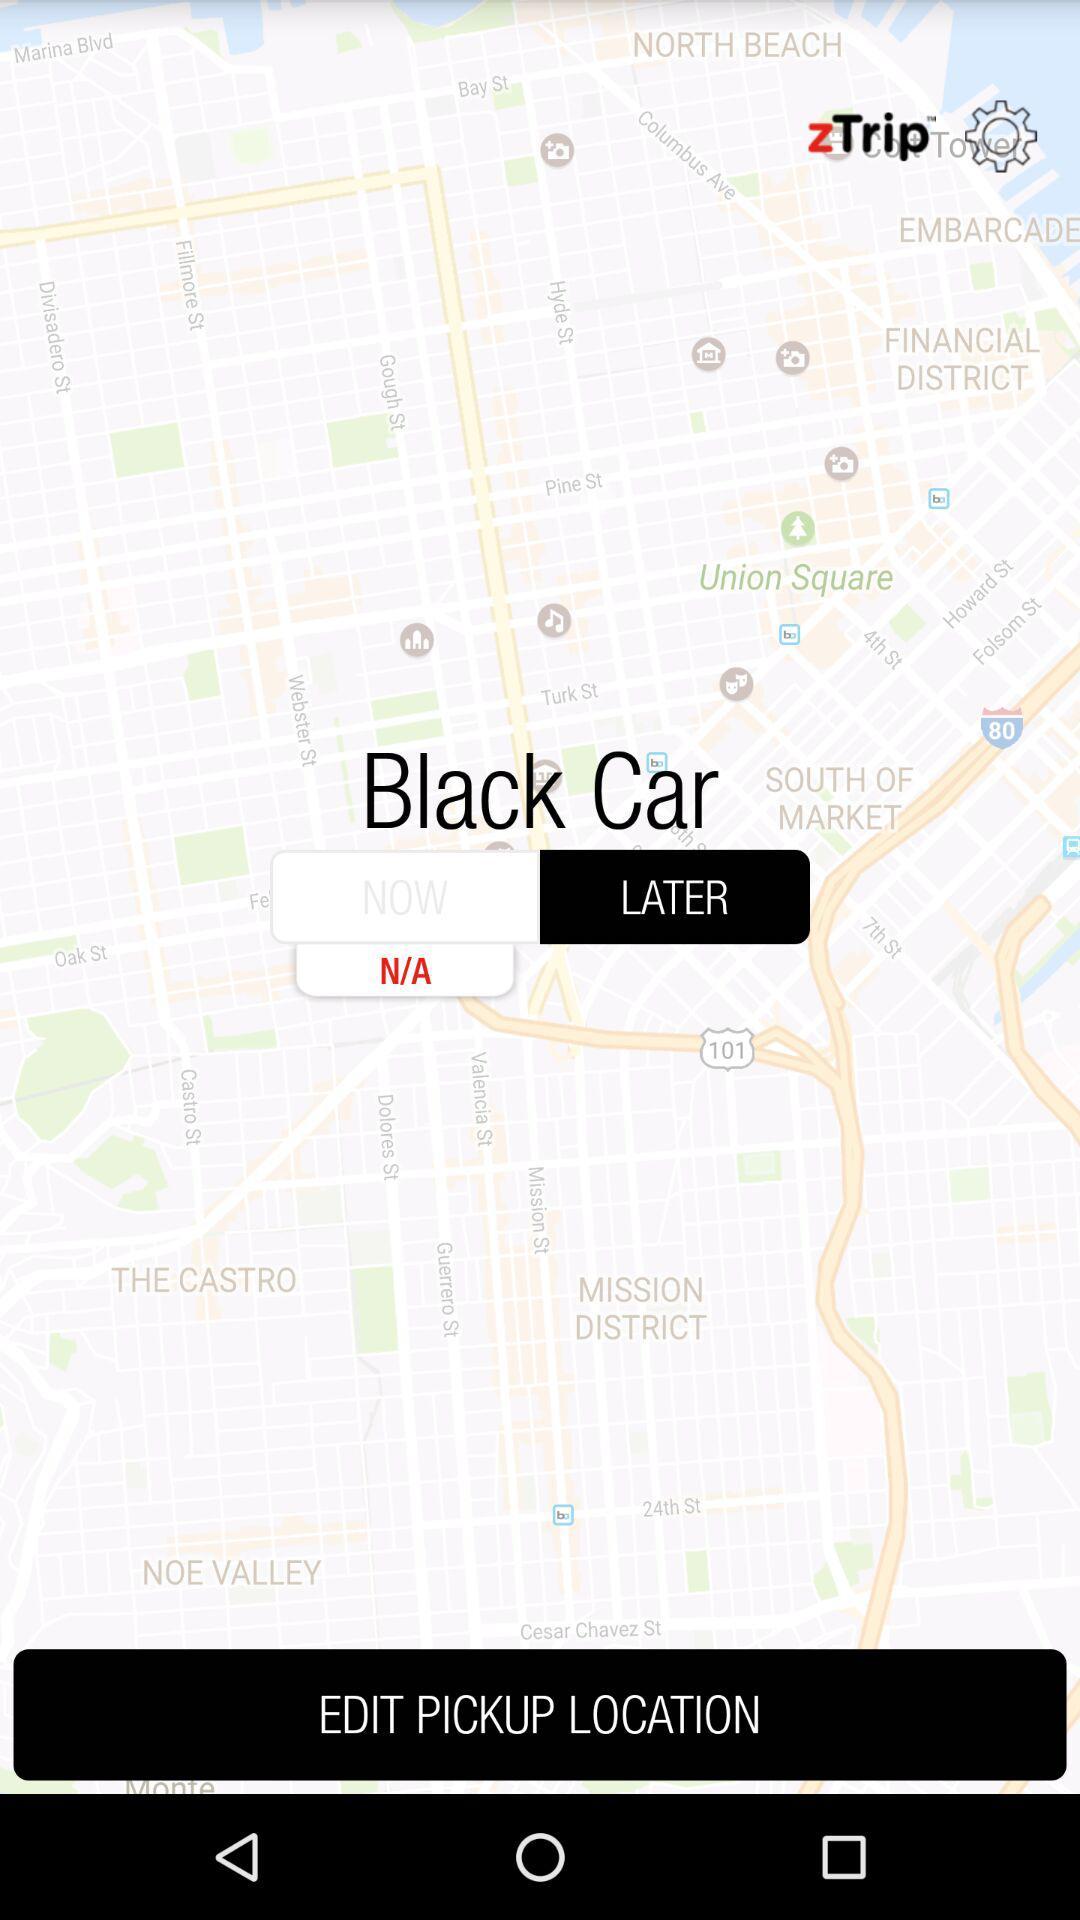  What do you see at coordinates (1001, 145) in the screenshot?
I see `the settings icon` at bounding box center [1001, 145].